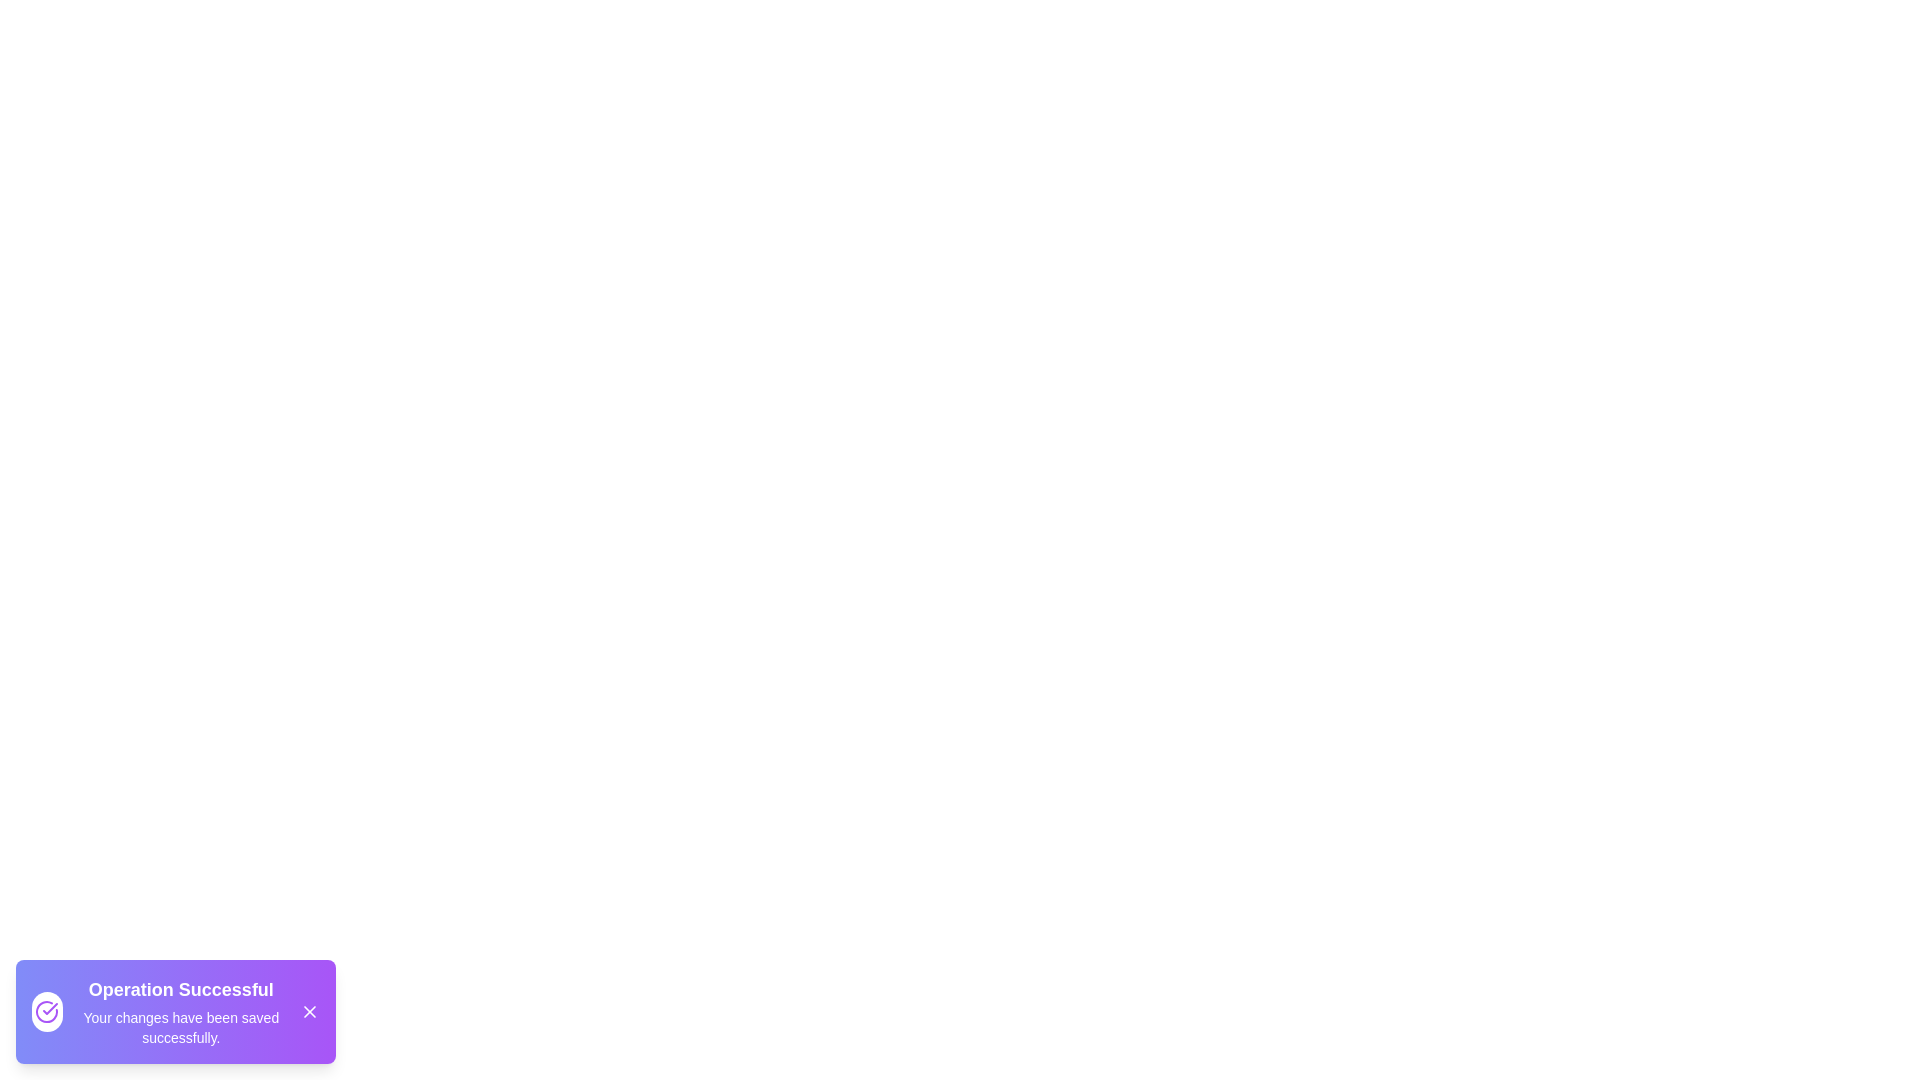  What do you see at coordinates (47, 1011) in the screenshot?
I see `the icon to inspect it for additional details or functionality` at bounding box center [47, 1011].